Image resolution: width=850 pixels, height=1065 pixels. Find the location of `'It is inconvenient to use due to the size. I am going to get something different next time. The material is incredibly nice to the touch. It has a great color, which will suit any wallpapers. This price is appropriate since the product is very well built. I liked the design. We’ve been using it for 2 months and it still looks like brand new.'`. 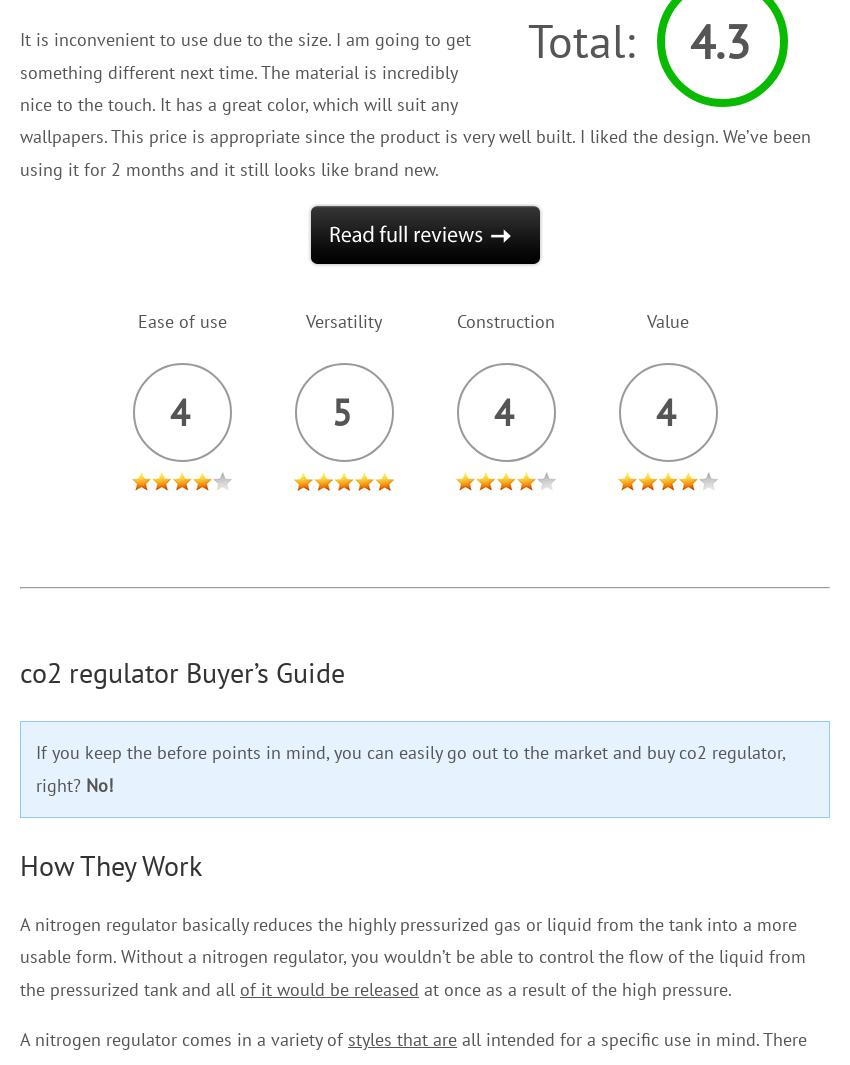

'It is inconvenient to use due to the size. I am going to get something different next time. The material is incredibly nice to the touch. It has a great color, which will suit any wallpapers. This price is appropriate since the product is very well built. I liked the design. We’ve been using it for 2 months and it still looks like brand new.' is located at coordinates (415, 103).